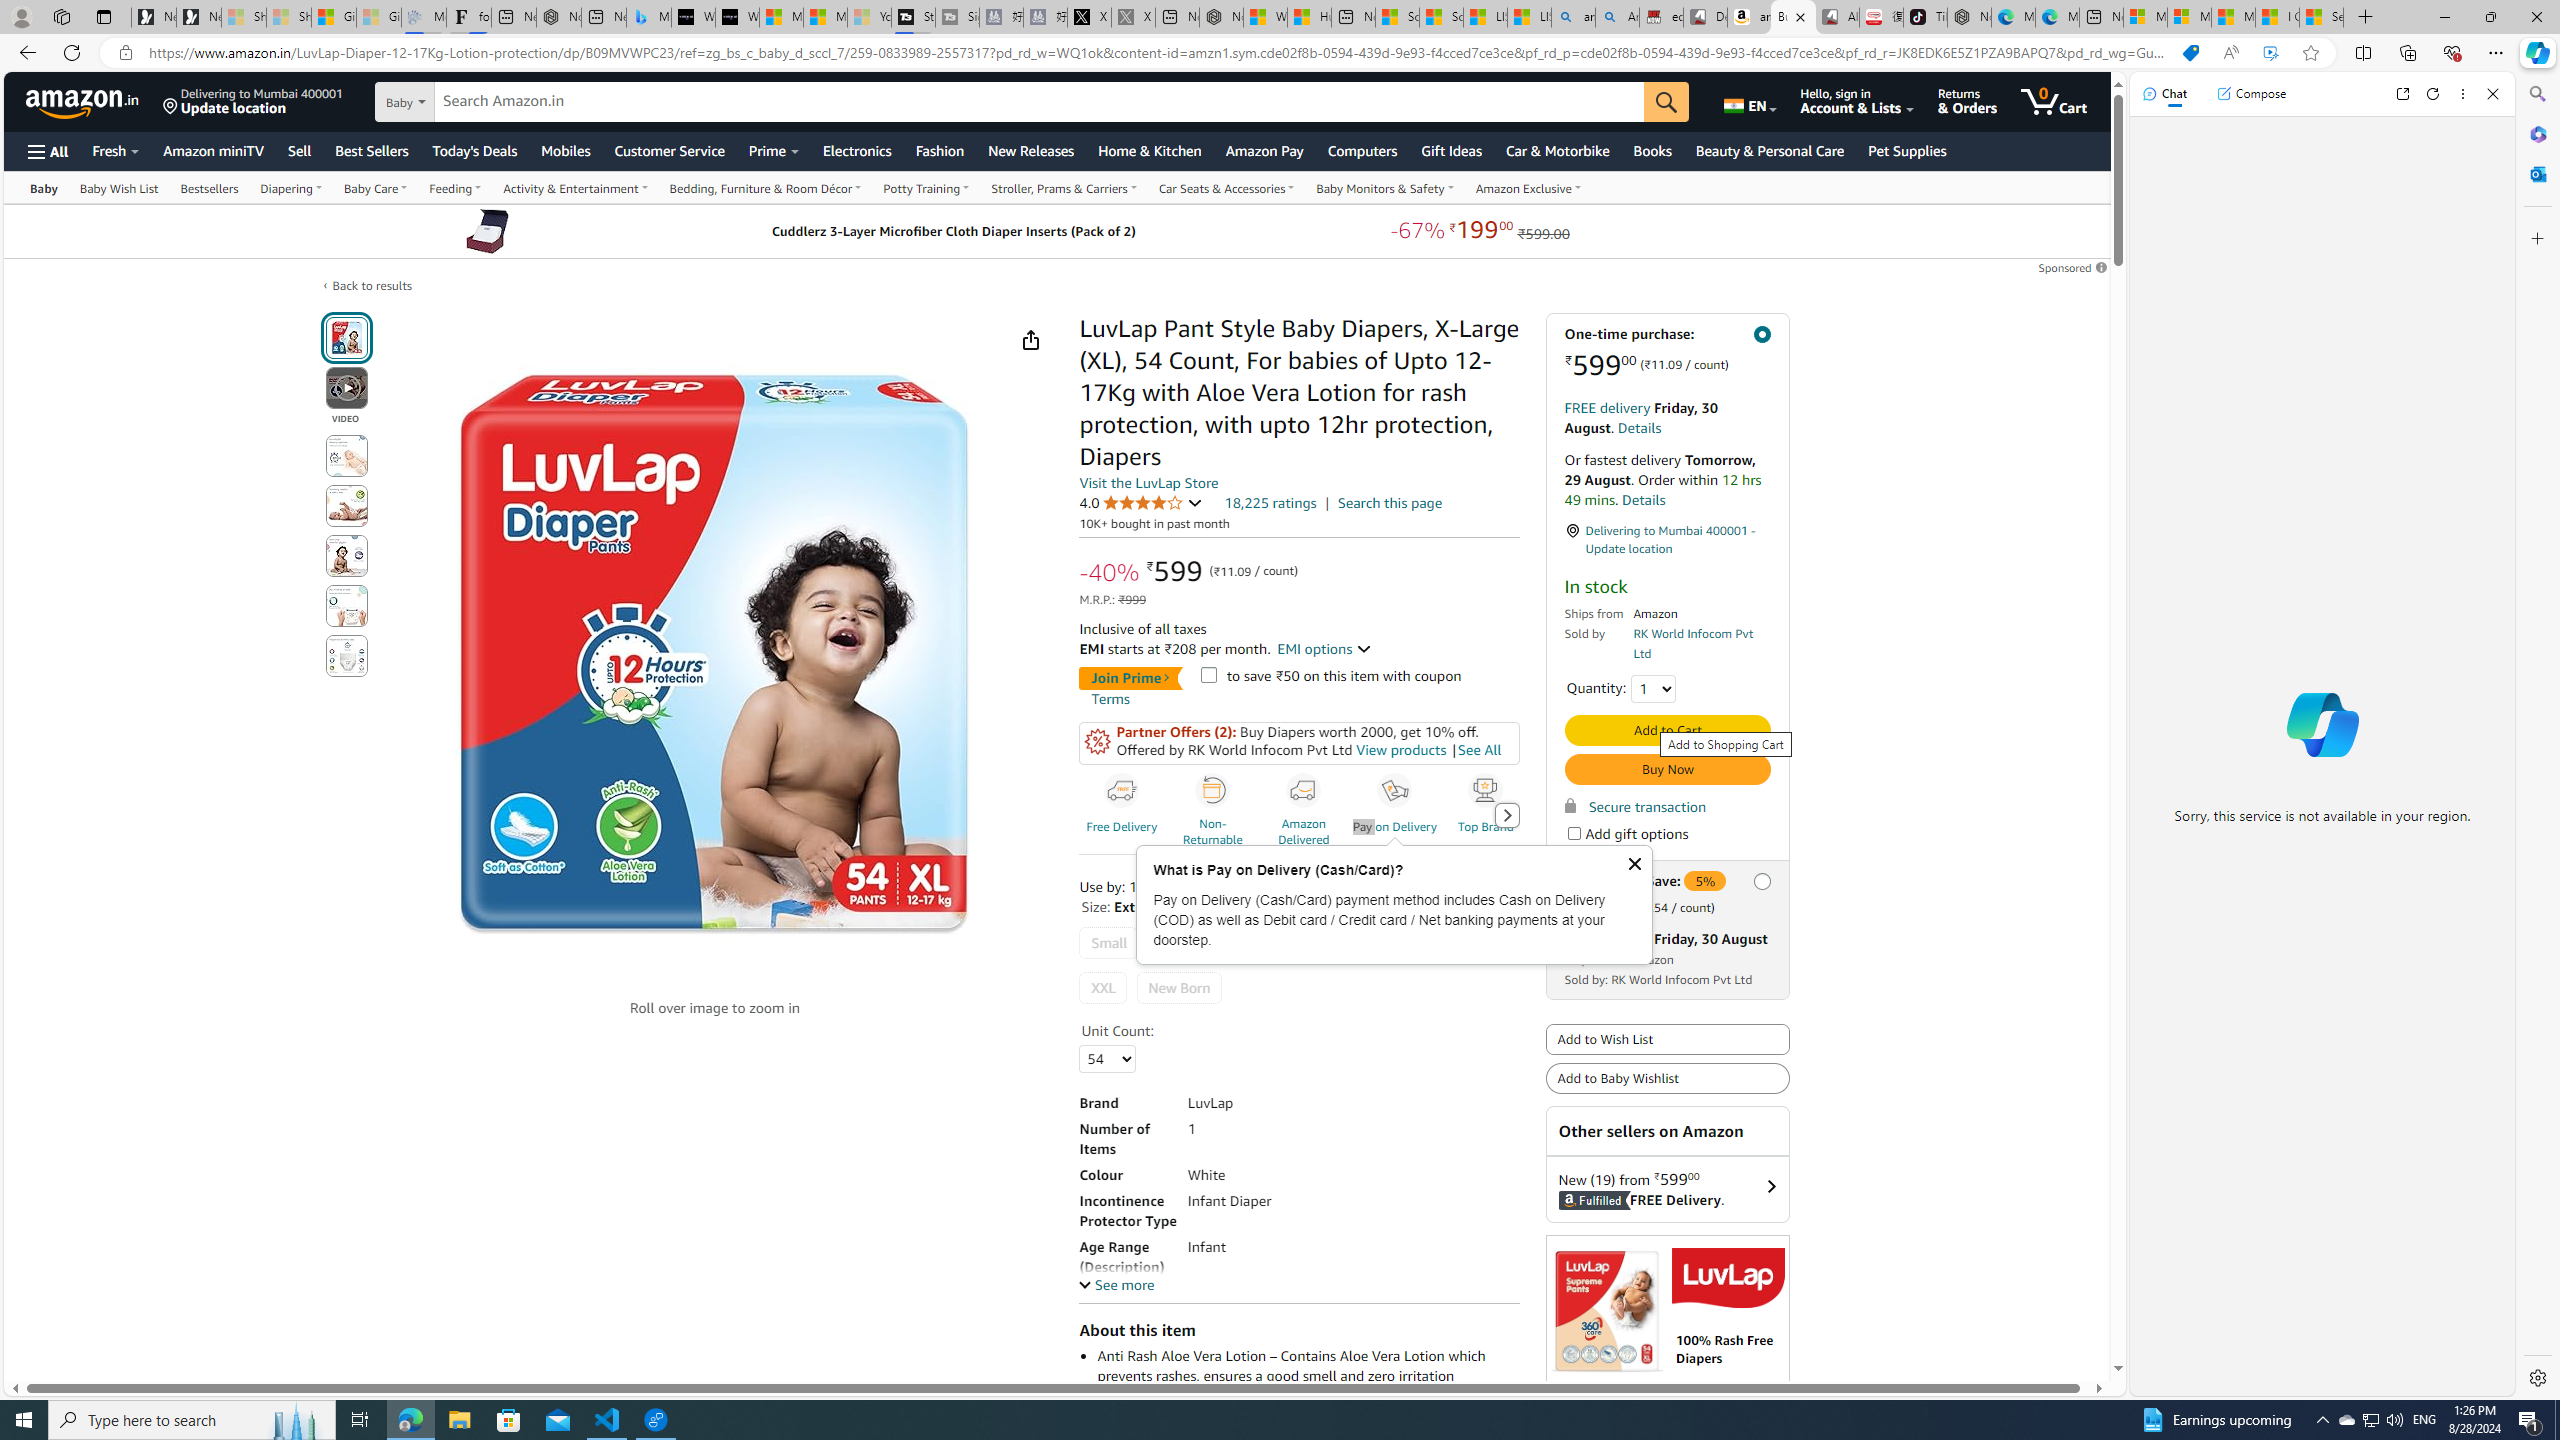 This screenshot has width=2560, height=1440. What do you see at coordinates (199, 16) in the screenshot?
I see `'Newsletter Sign Up'` at bounding box center [199, 16].